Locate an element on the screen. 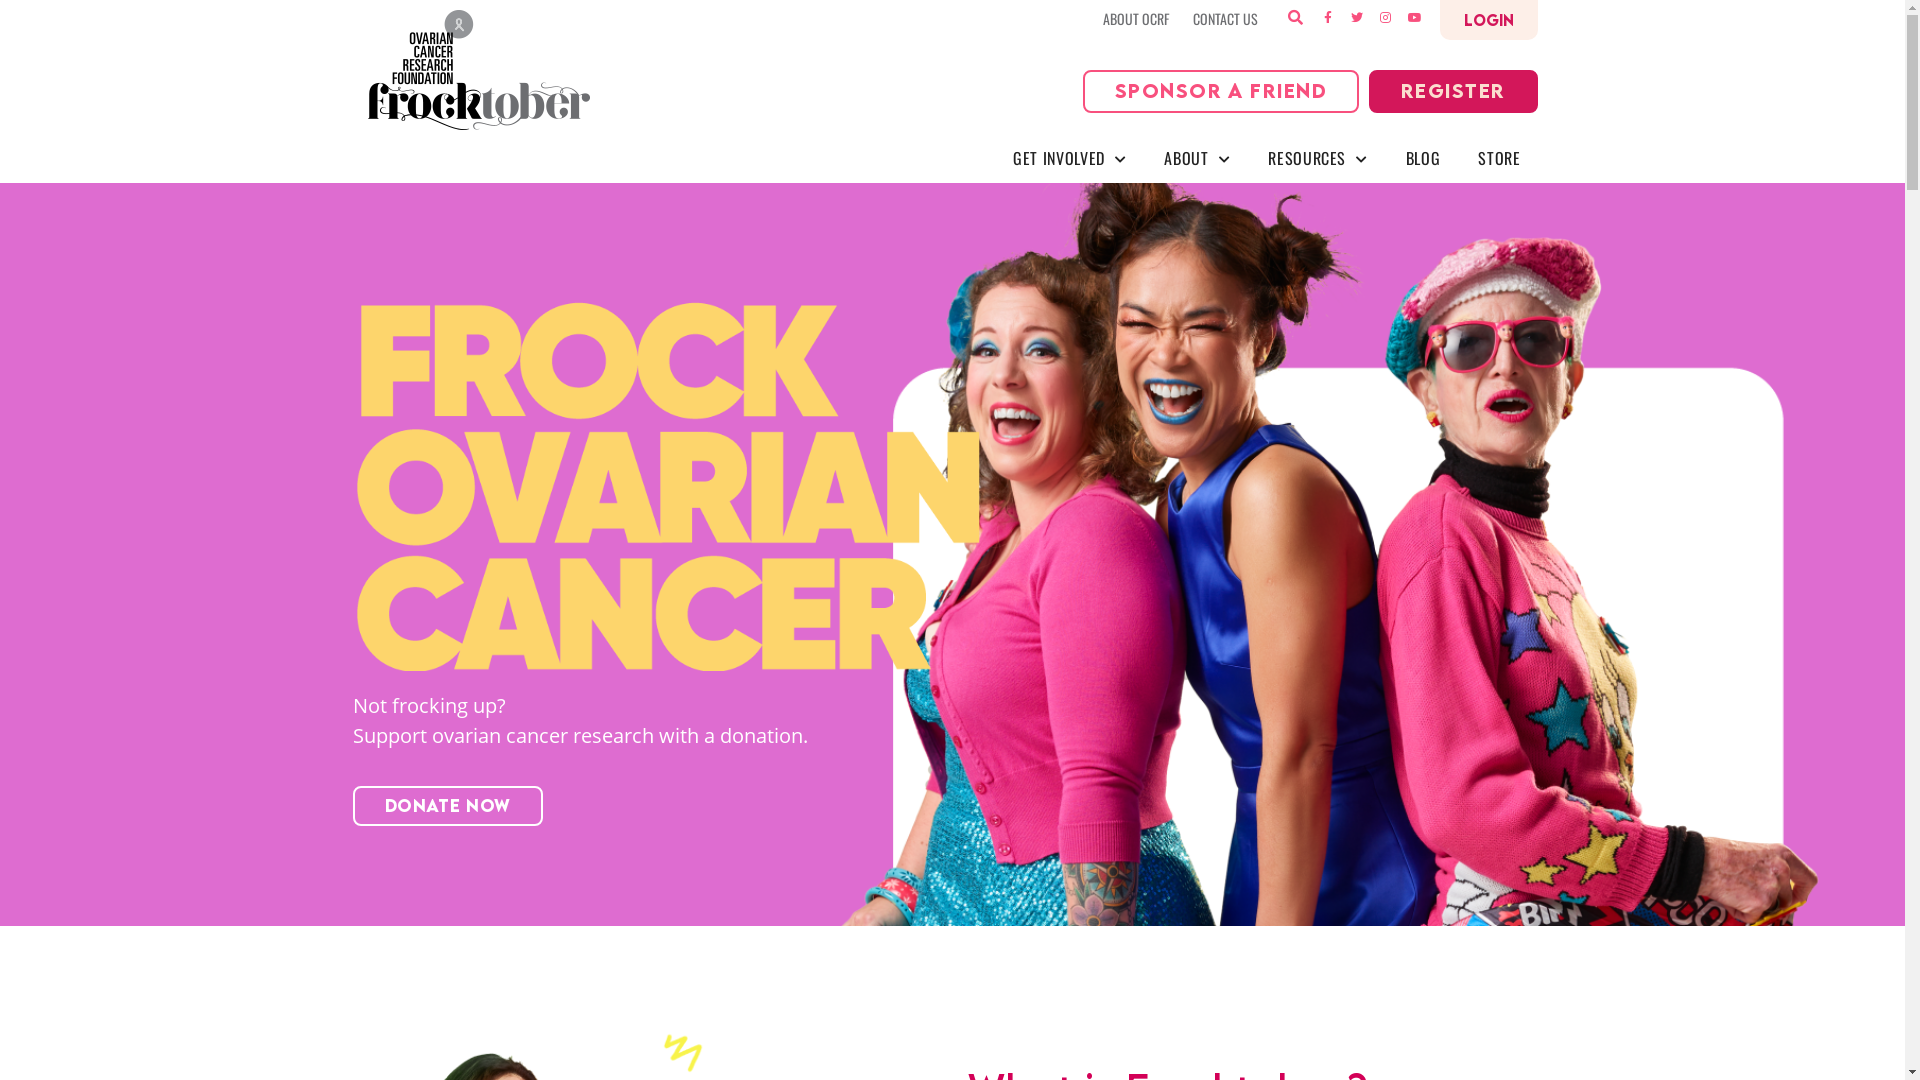 The height and width of the screenshot is (1080, 1920). 'BLOG' is located at coordinates (1422, 157).